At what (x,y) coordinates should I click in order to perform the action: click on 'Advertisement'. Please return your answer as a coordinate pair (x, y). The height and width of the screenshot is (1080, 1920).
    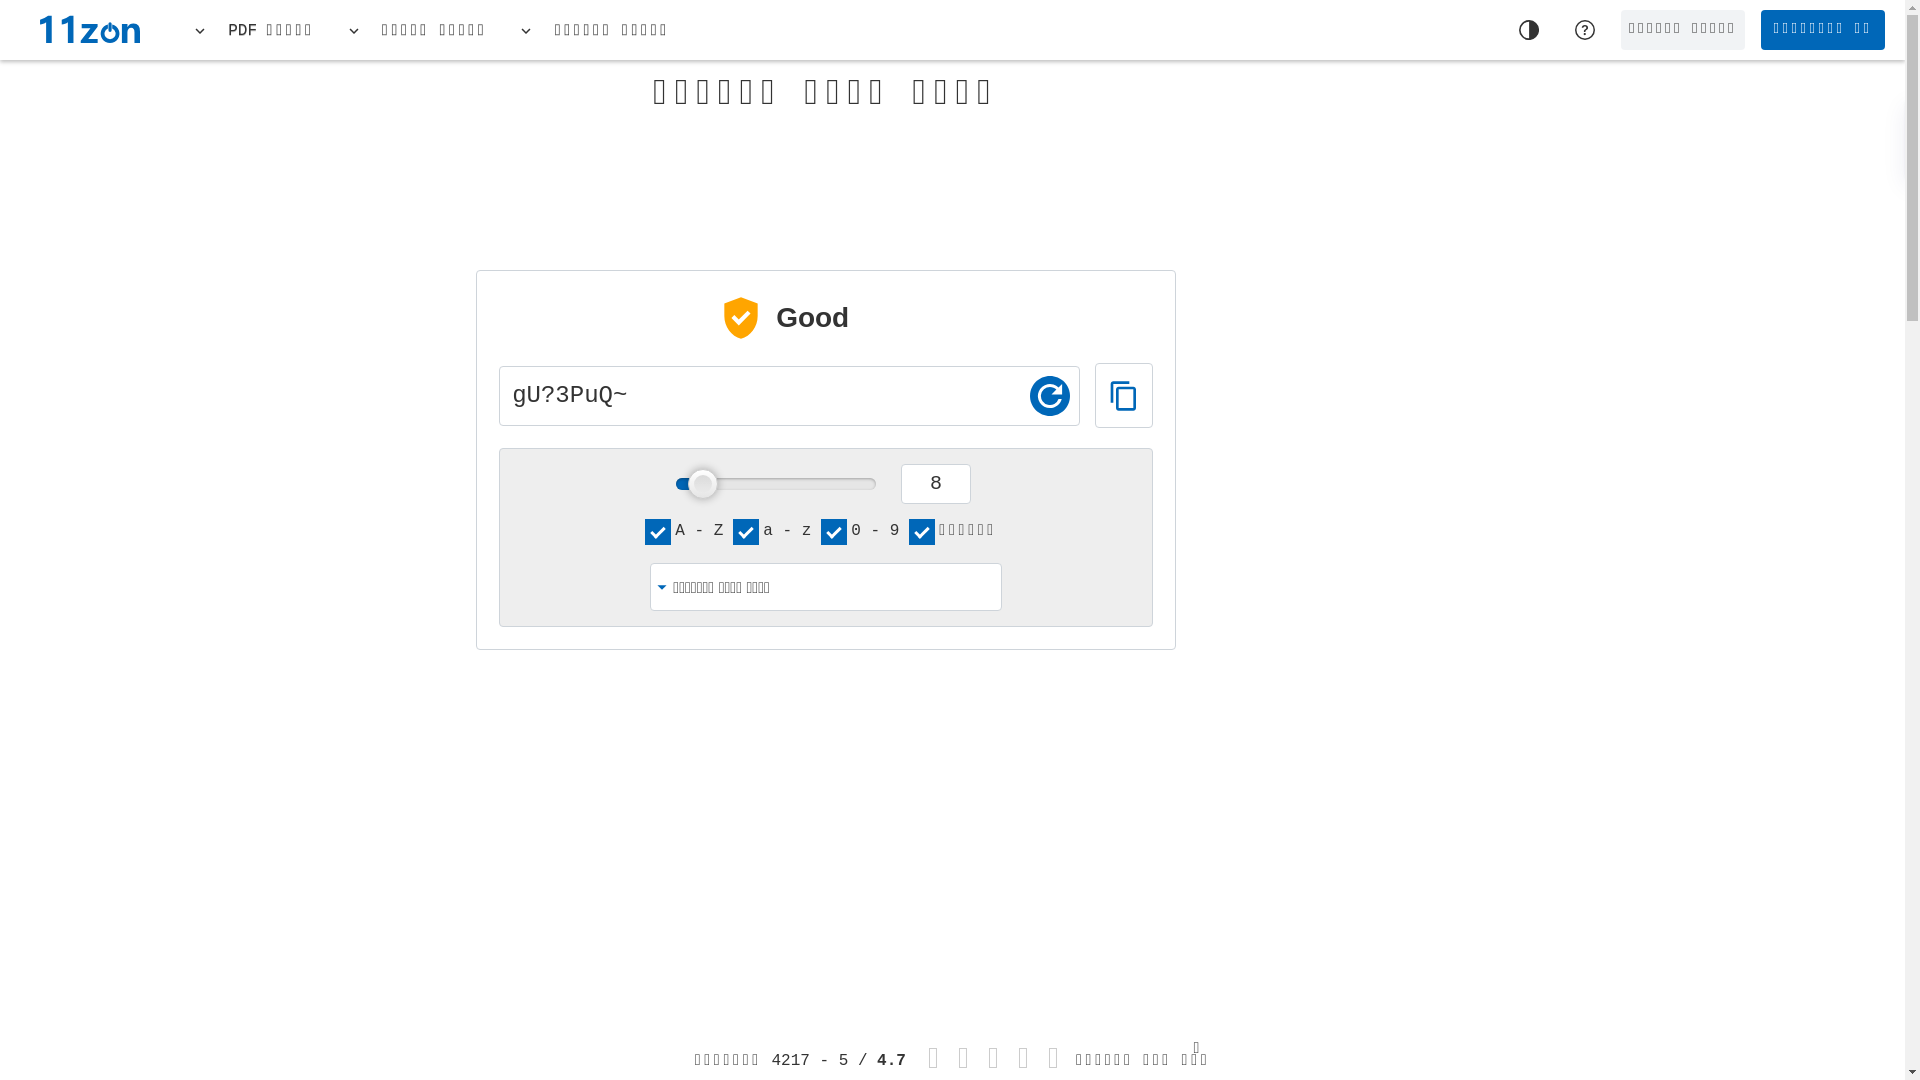
    Looking at the image, I should click on (825, 176).